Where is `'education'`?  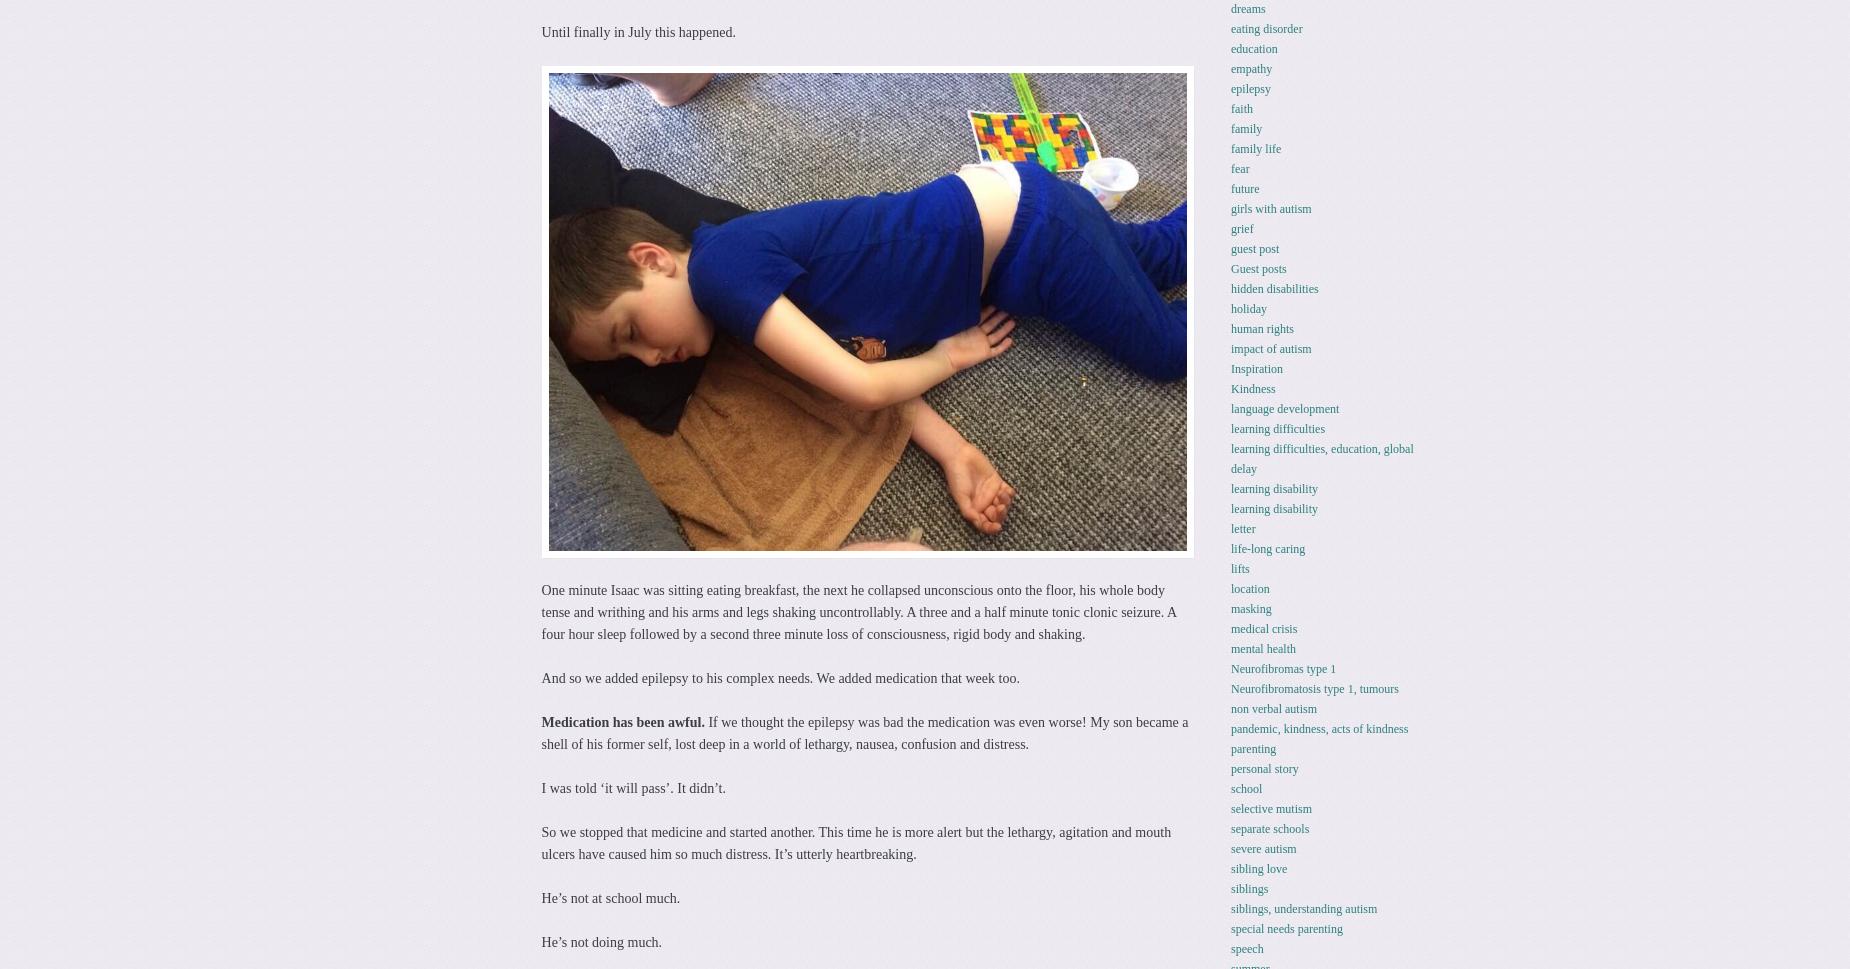
'education' is located at coordinates (1229, 46).